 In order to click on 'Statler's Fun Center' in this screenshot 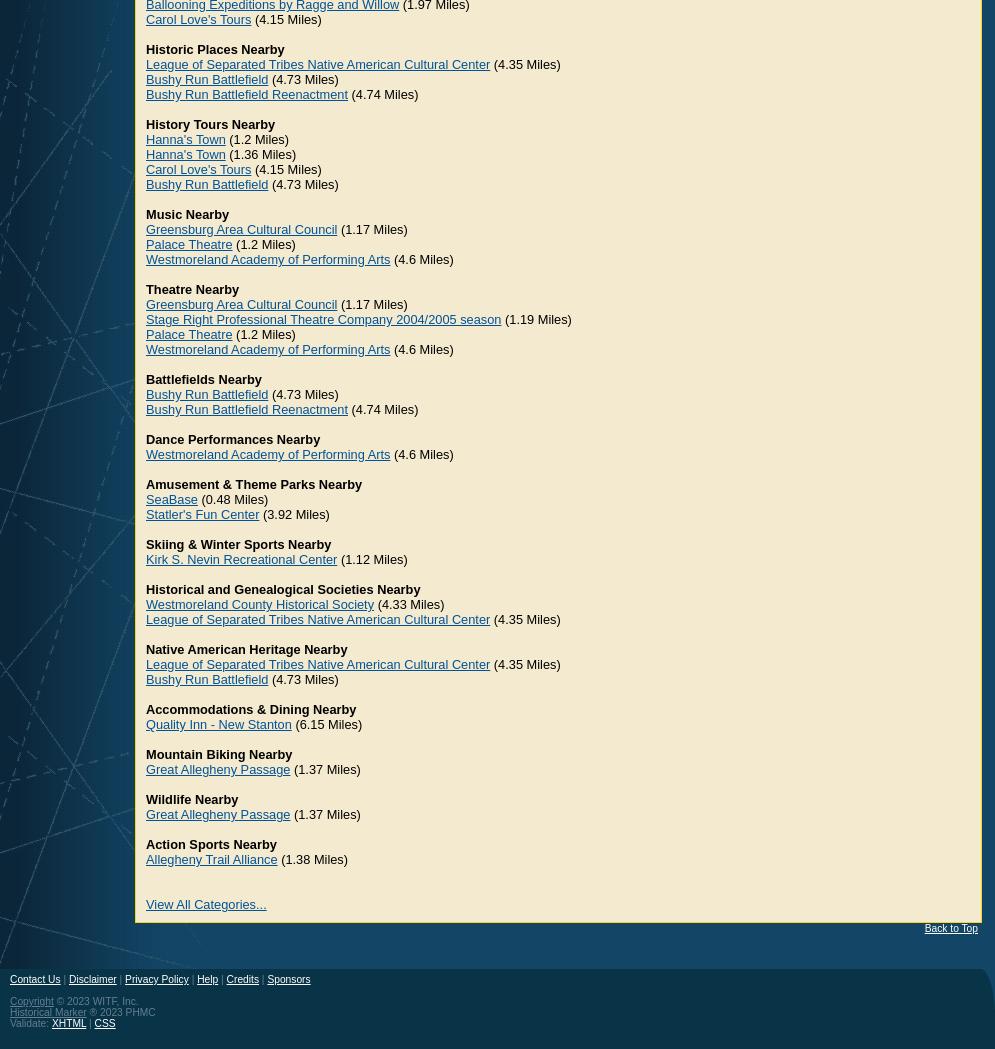, I will do `click(201, 513)`.